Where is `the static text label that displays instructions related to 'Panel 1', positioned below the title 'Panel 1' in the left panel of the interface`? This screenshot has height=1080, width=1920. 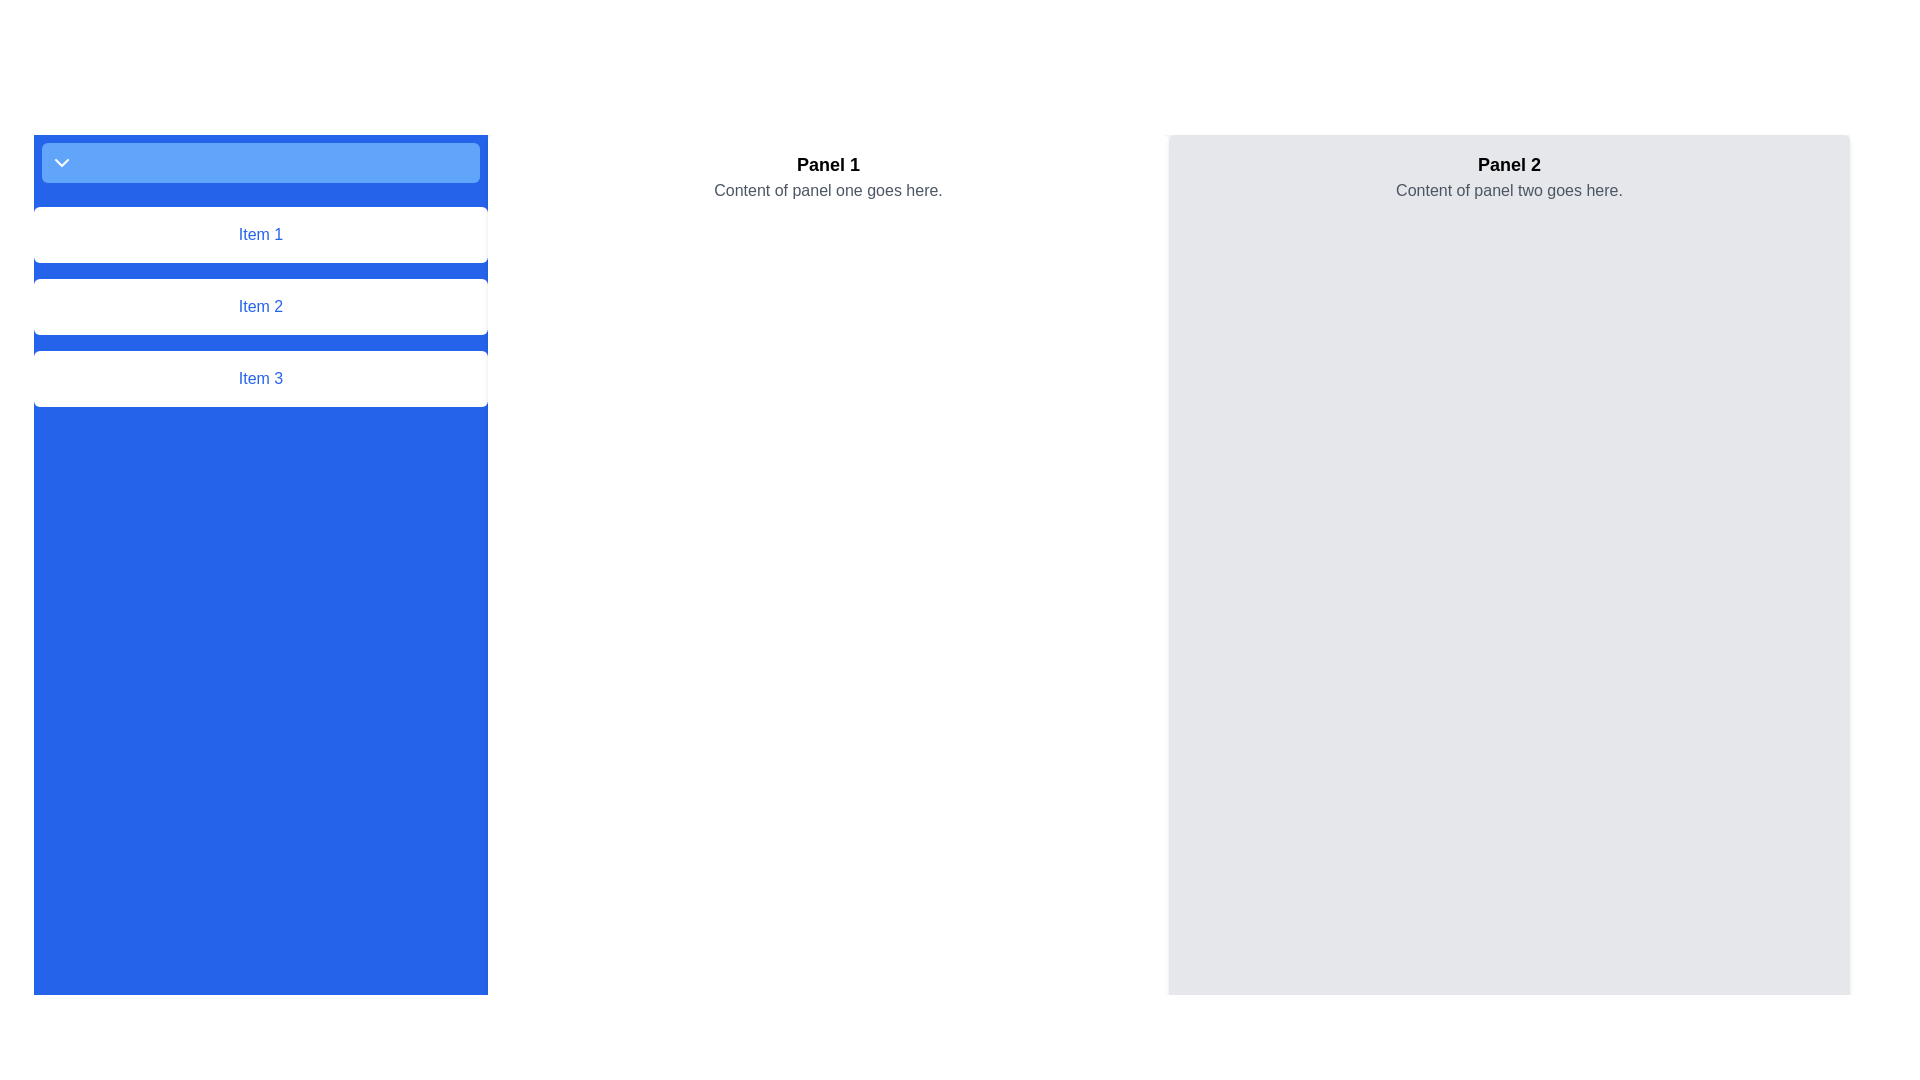 the static text label that displays instructions related to 'Panel 1', positioned below the title 'Panel 1' in the left panel of the interface is located at coordinates (828, 191).